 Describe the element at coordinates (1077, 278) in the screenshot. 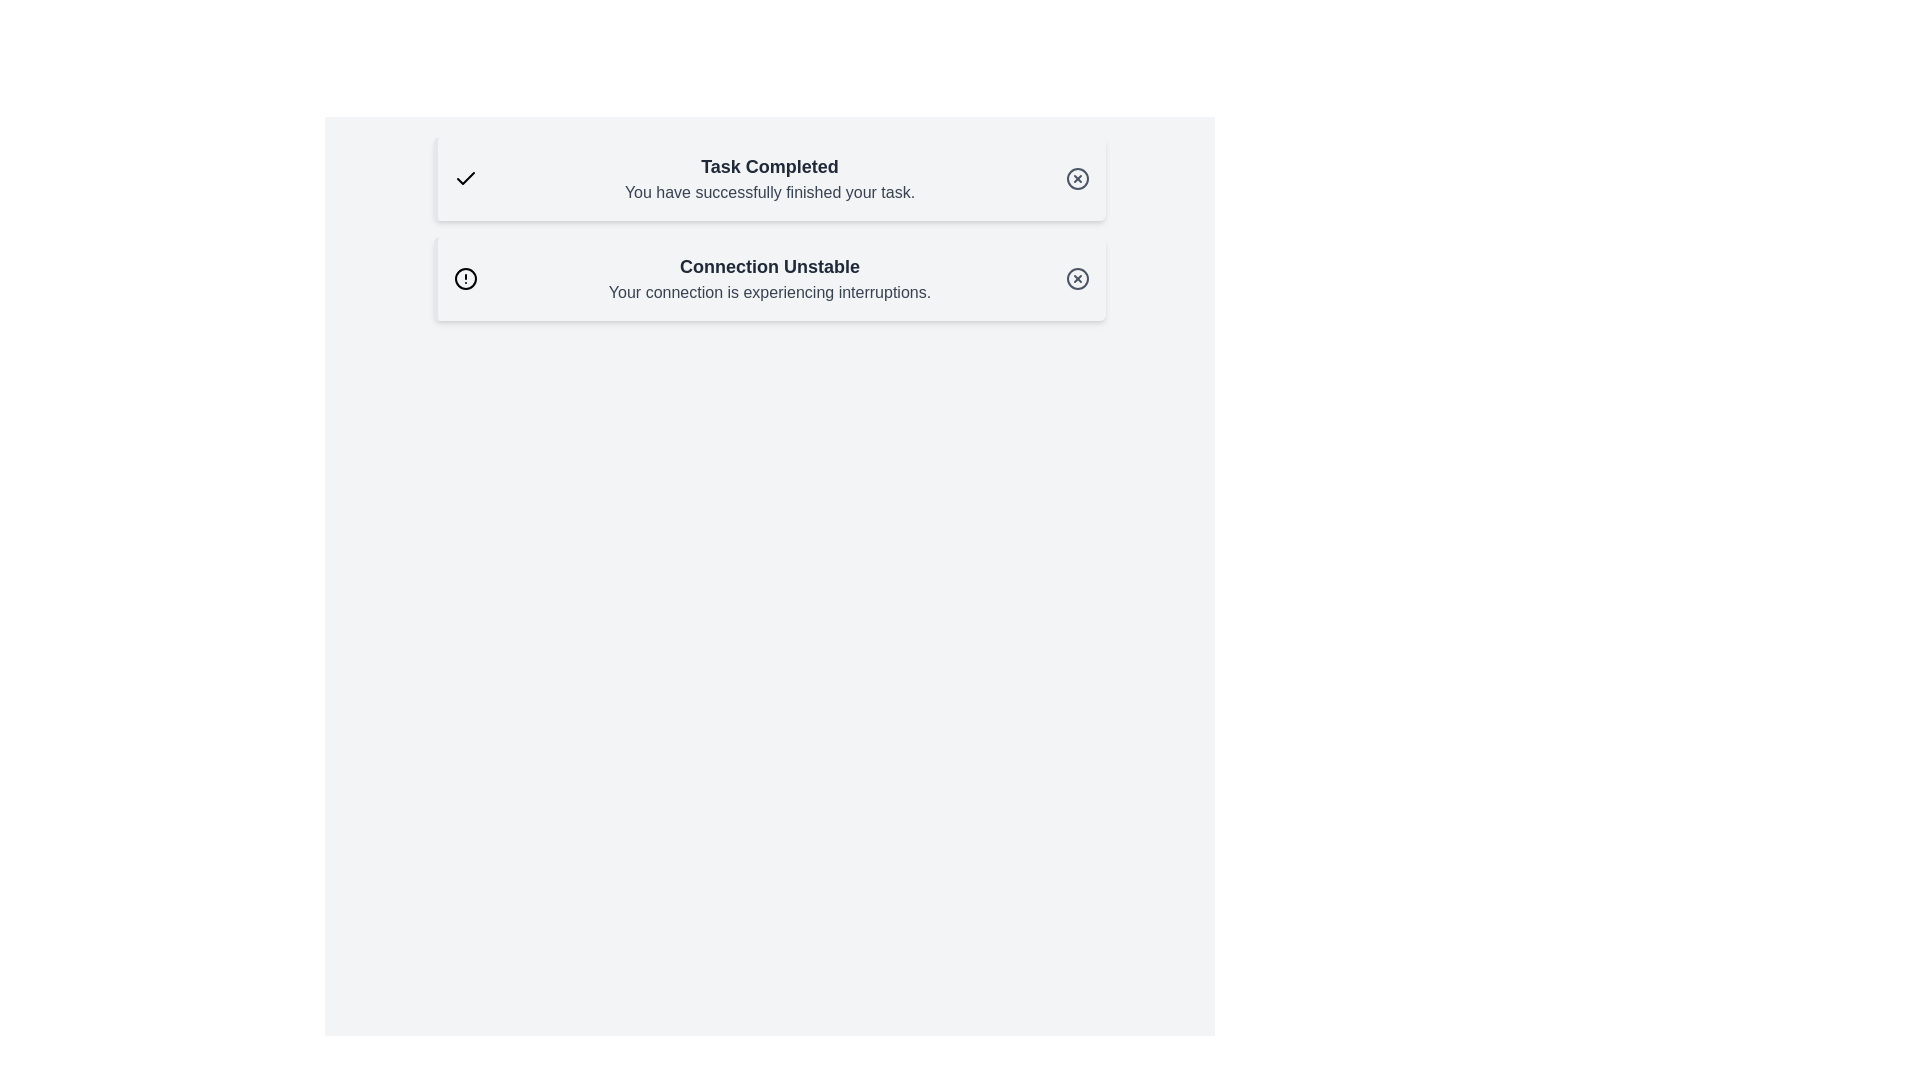

I see `the Close Icon (Circular with Cross) located at the top-right corner of the 'Connection Unstable' notification` at that location.